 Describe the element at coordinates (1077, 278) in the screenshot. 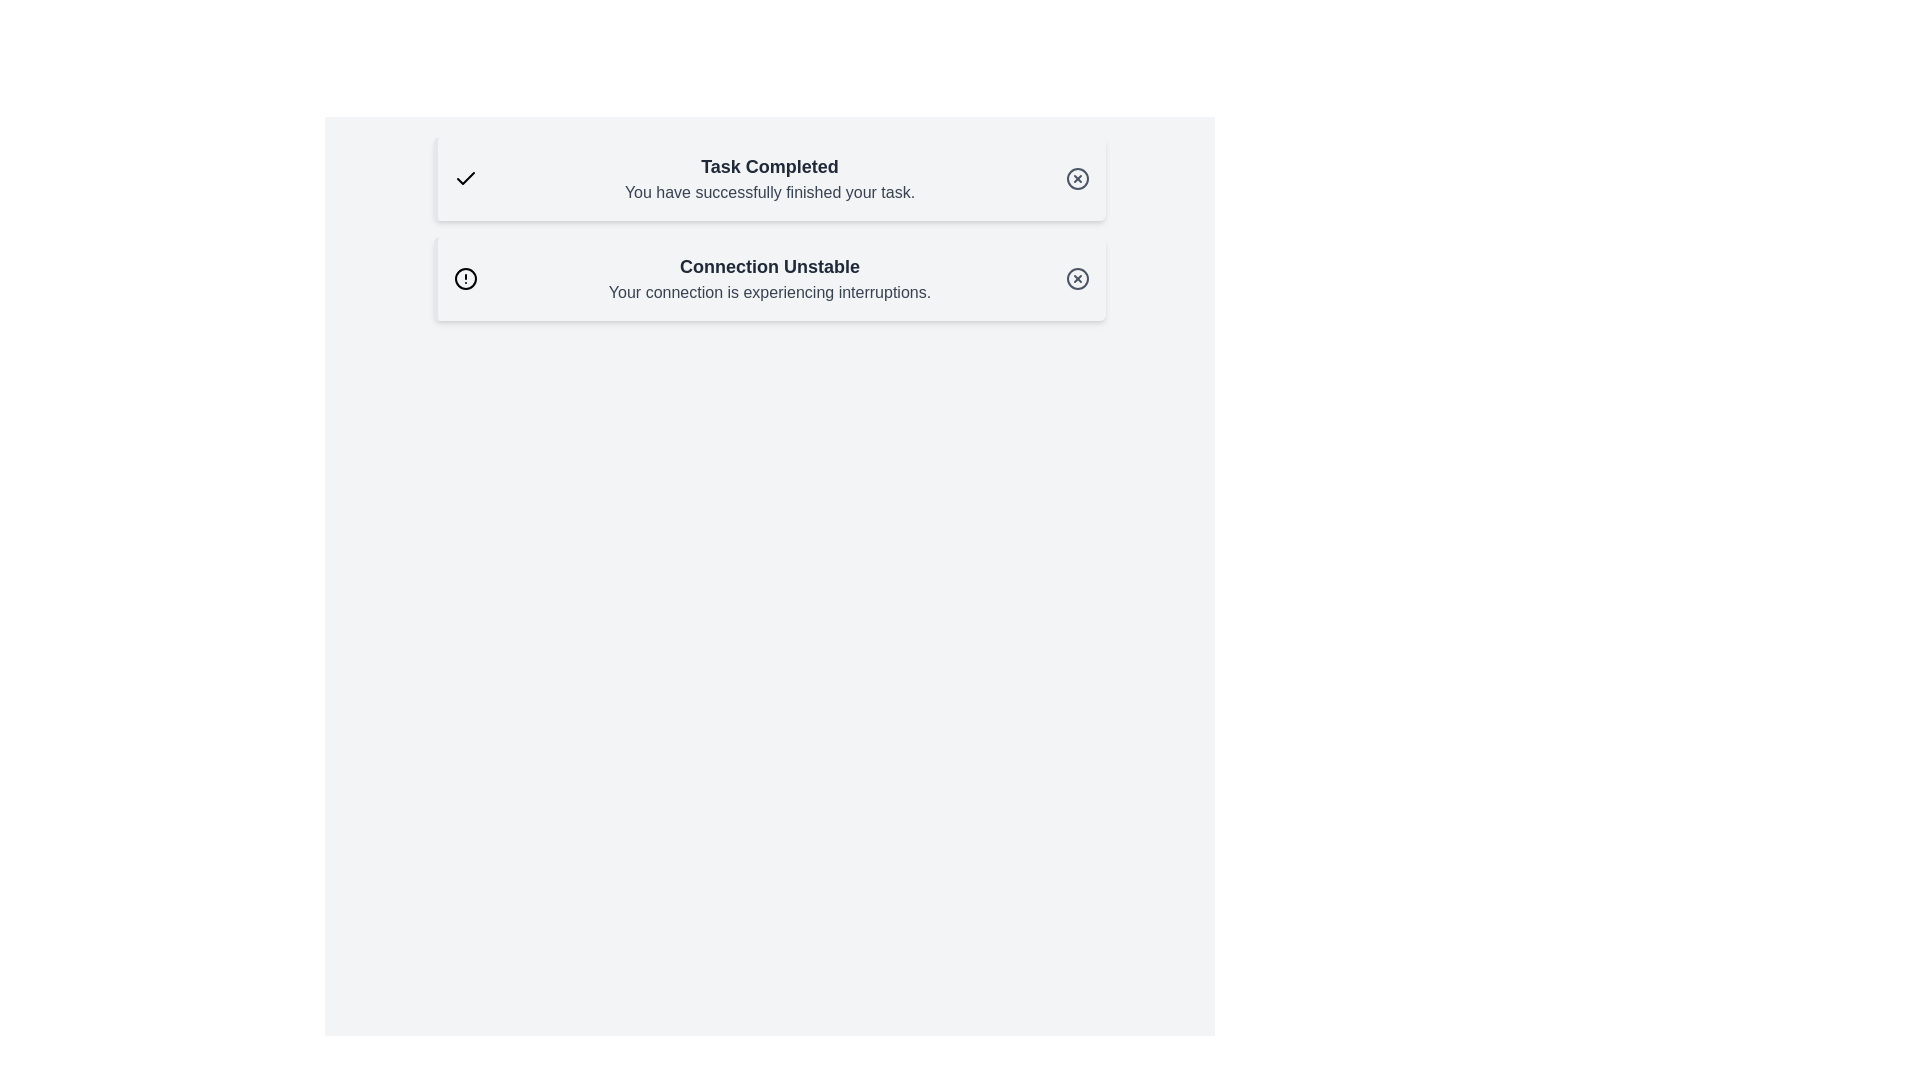

I see `the Close Icon (Circular with Cross) located at the top-right corner of the 'Connection Unstable' notification` at that location.